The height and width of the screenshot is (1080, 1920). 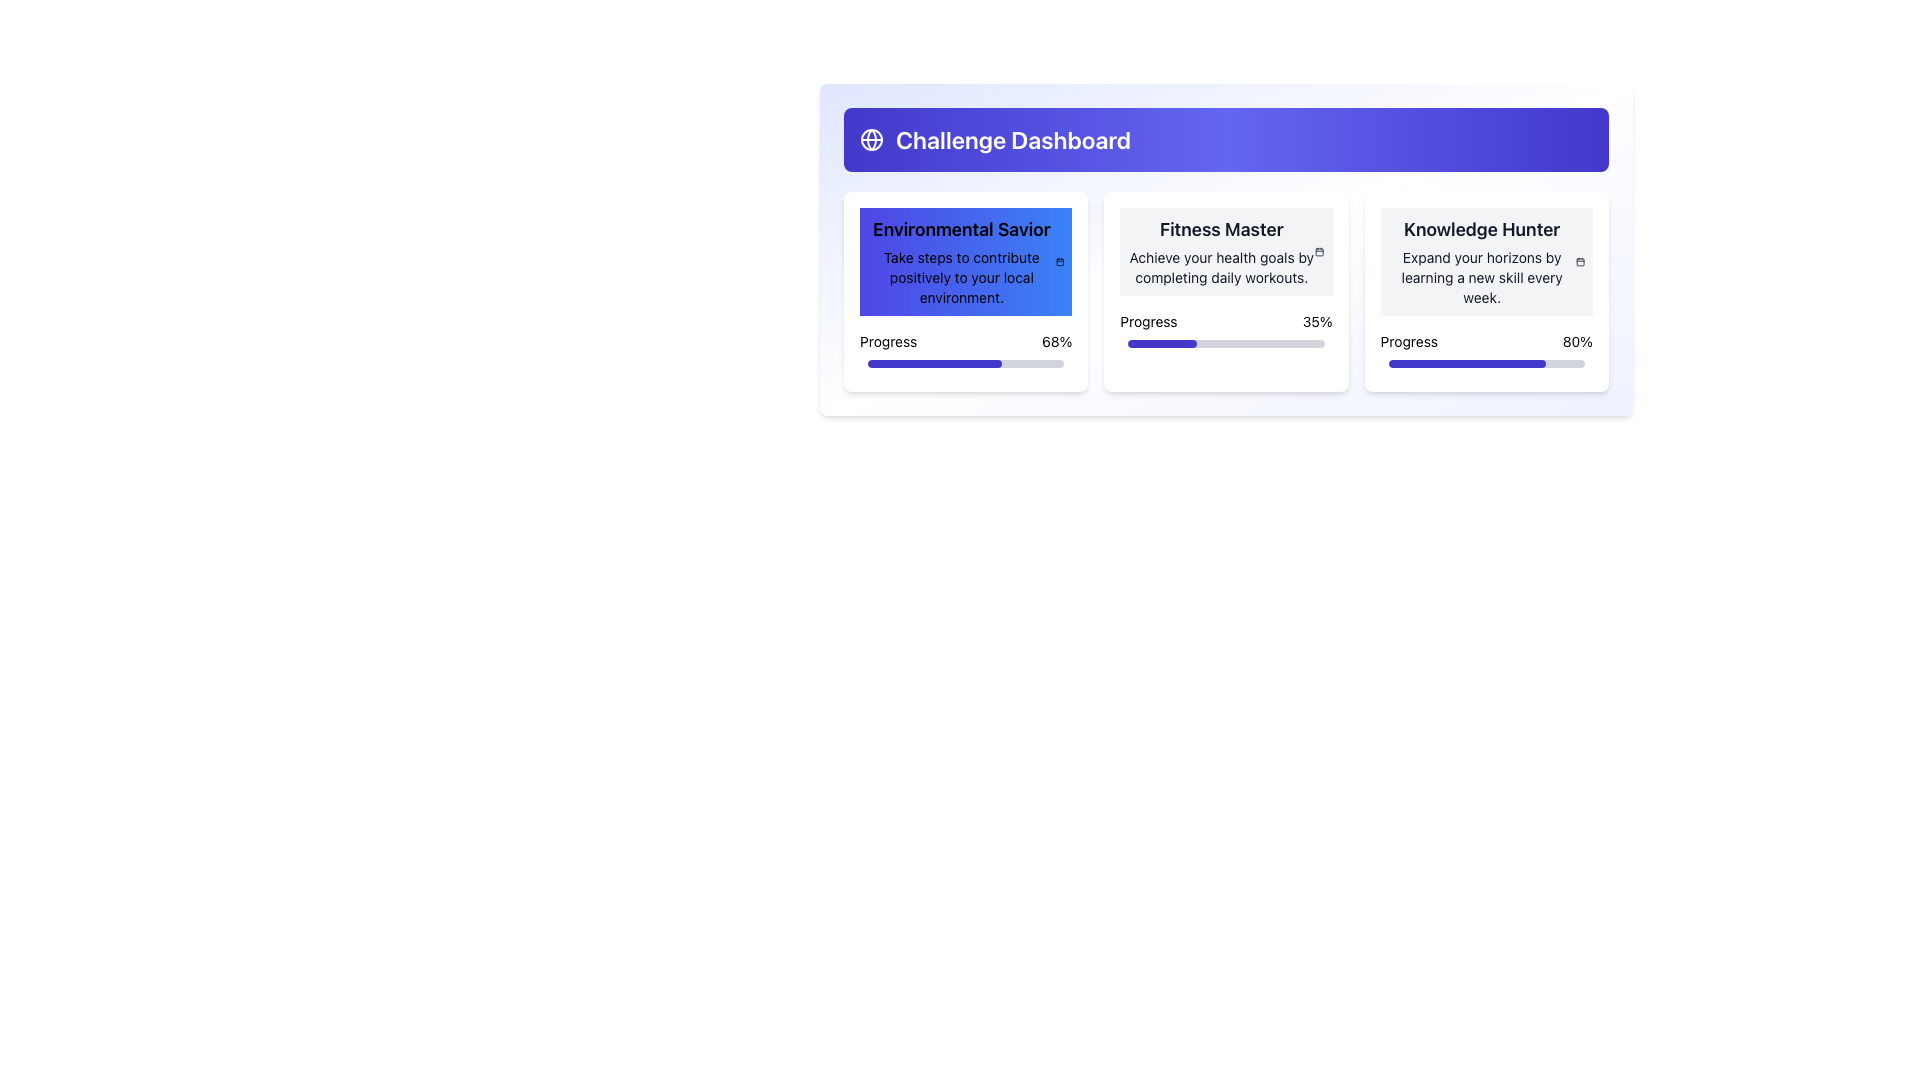 I want to click on the 'Progress' static text label, which is styled in a standard sans-serif font, appears in black, and is positioned to the left of the percentage ('80%') above a progress bar in the bottom section of the rightmost card, so click(x=1408, y=341).